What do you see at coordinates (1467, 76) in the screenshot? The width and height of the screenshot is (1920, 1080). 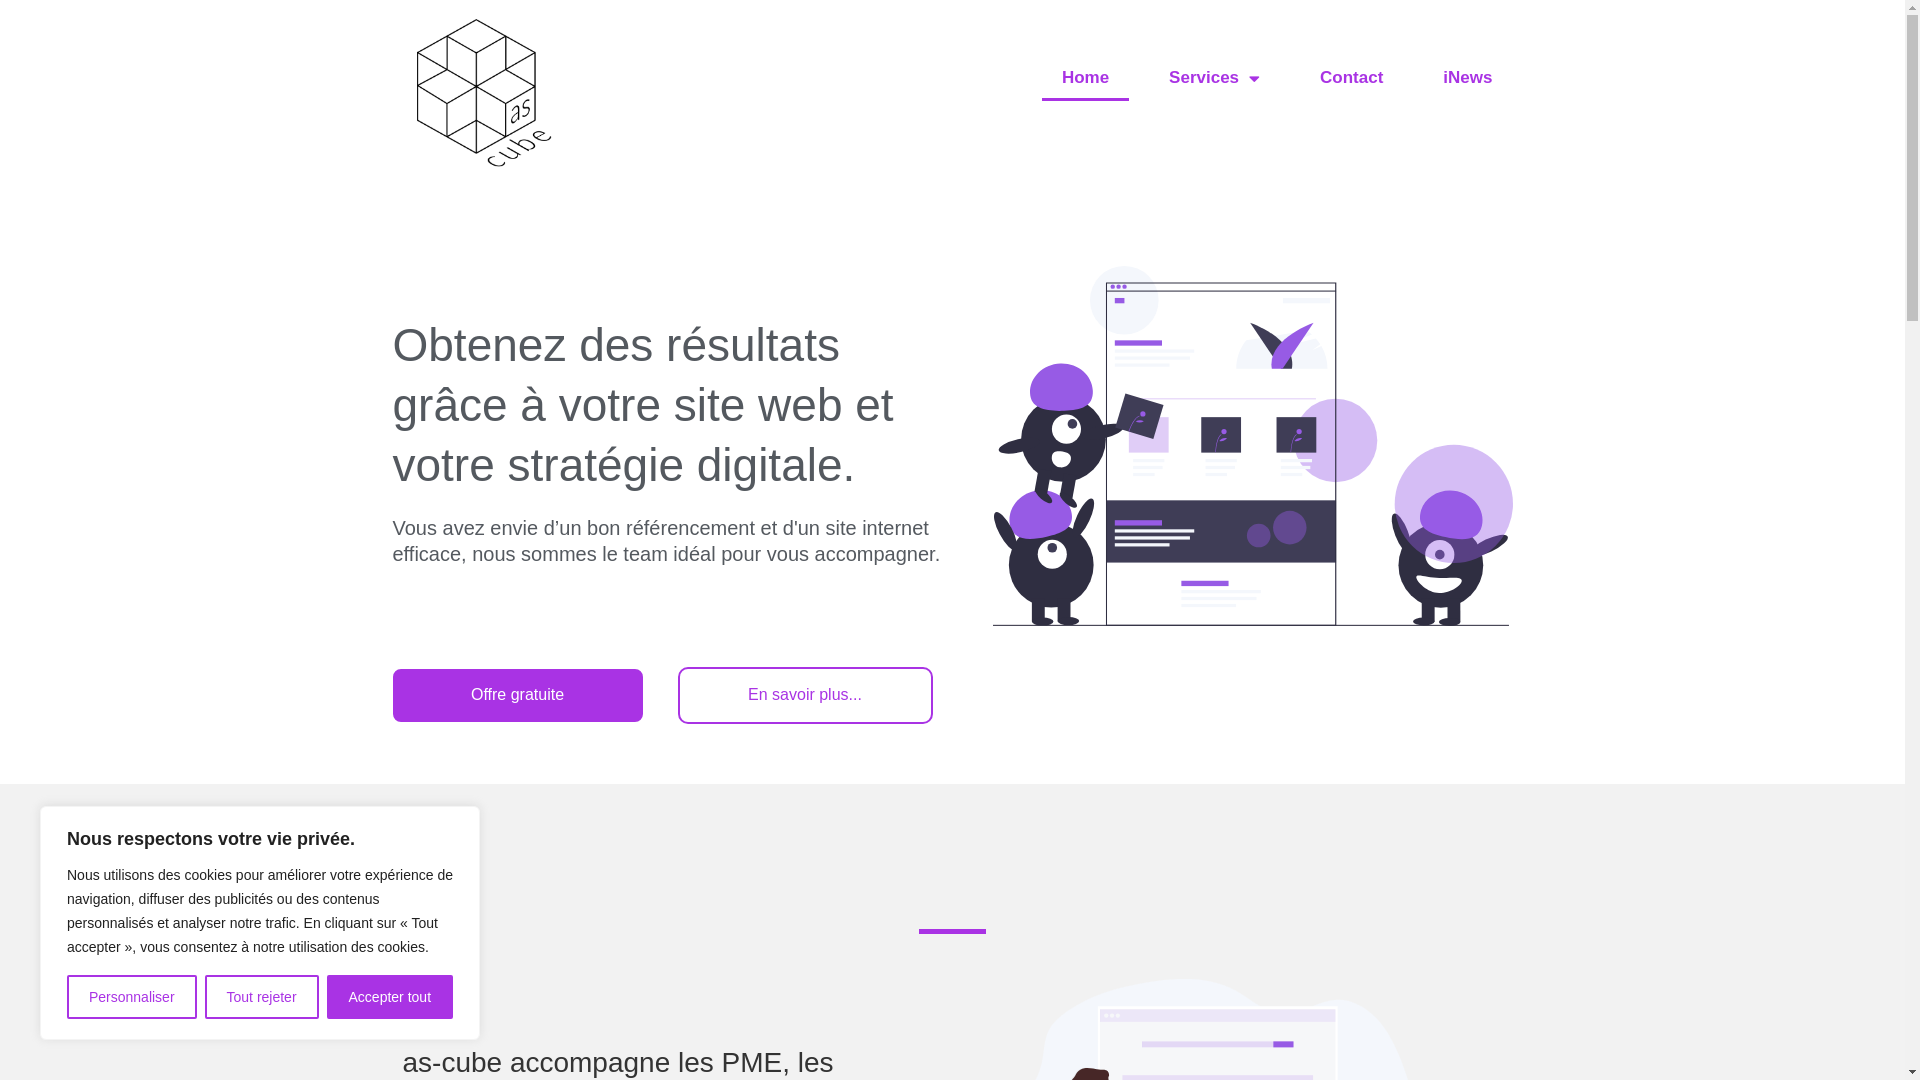 I see `'iNews'` at bounding box center [1467, 76].